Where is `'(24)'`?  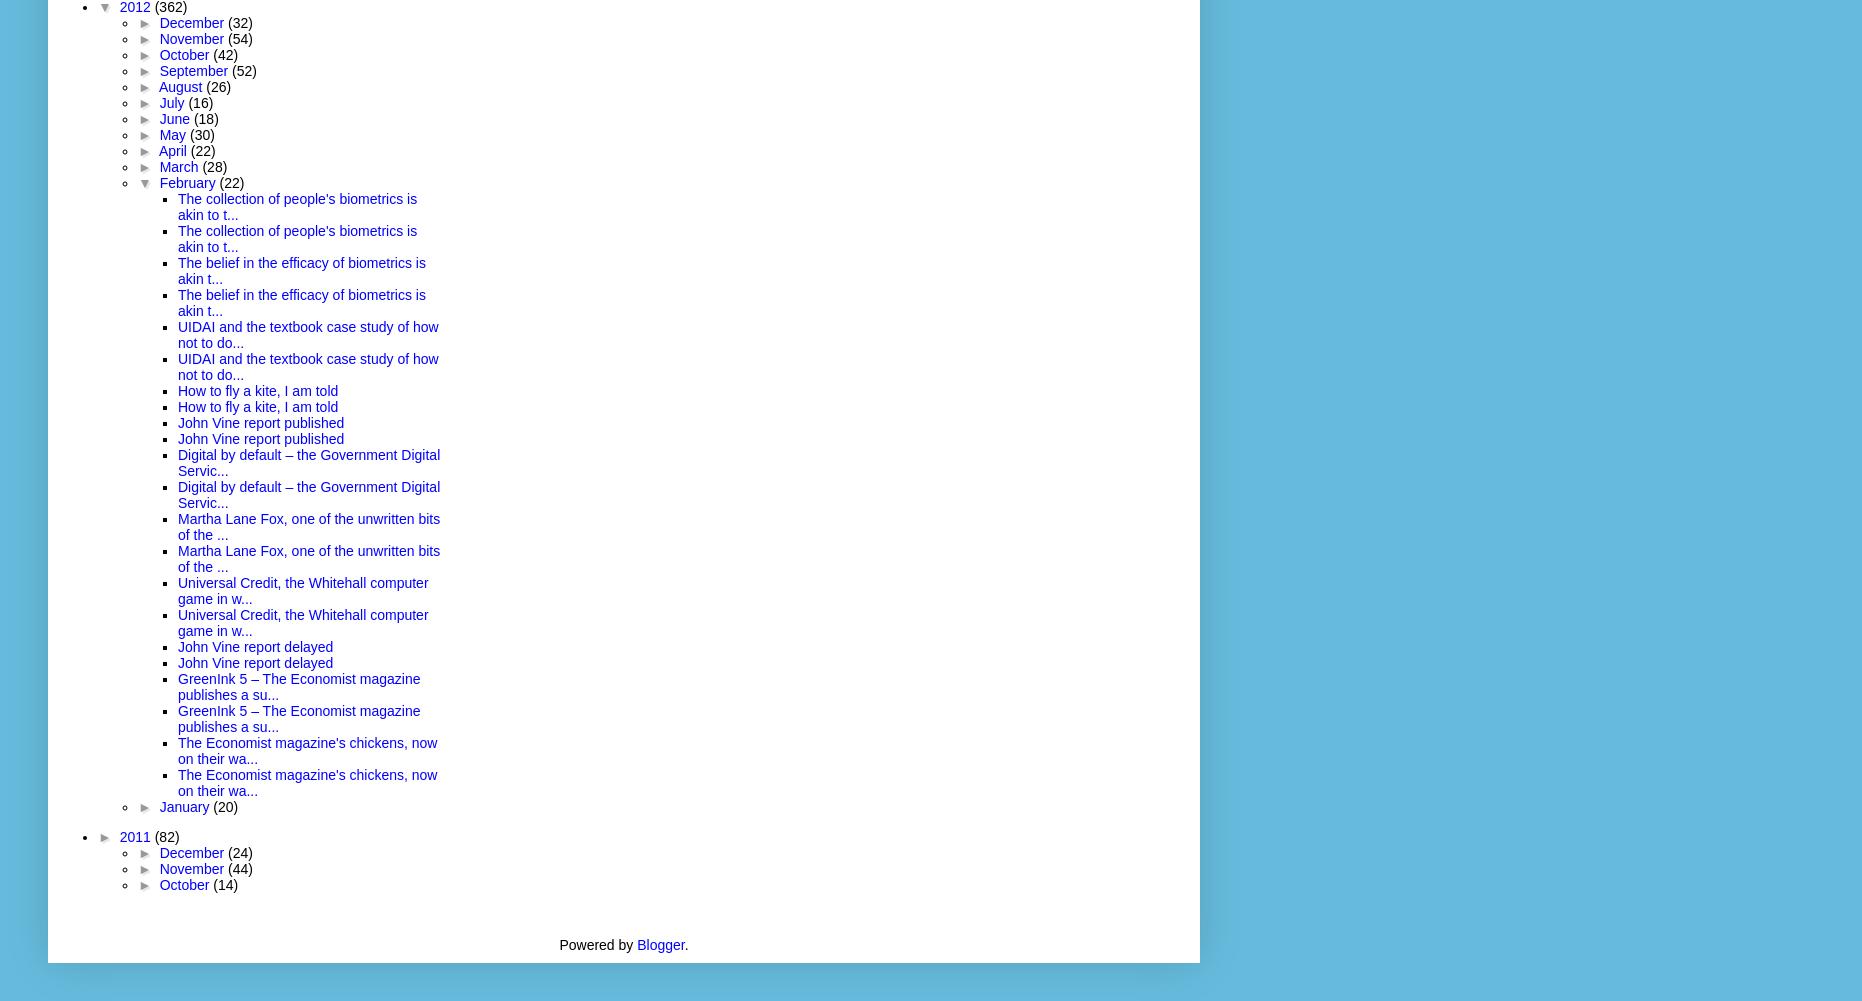
'(24)' is located at coordinates (227, 851).